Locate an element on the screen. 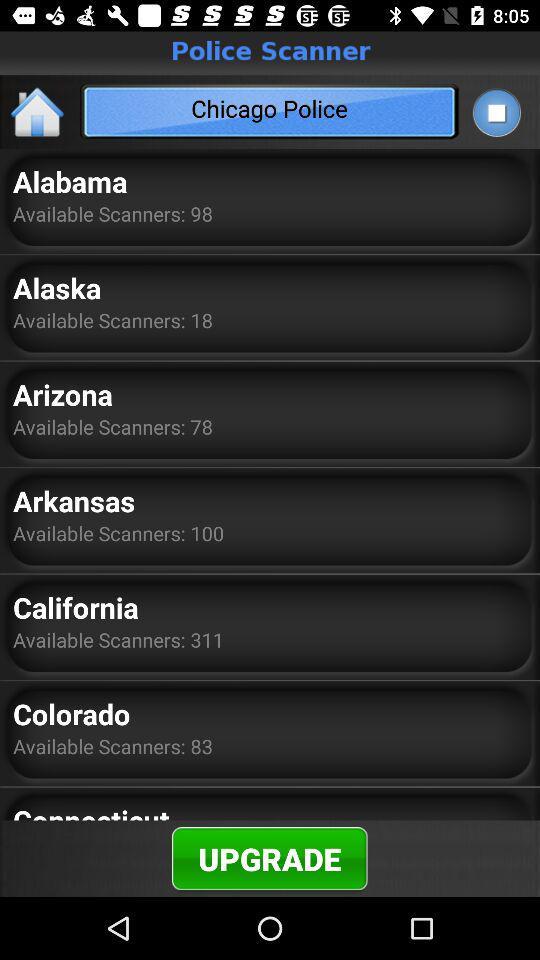 This screenshot has width=540, height=960. the button to the left of upgrade is located at coordinates (90, 810).